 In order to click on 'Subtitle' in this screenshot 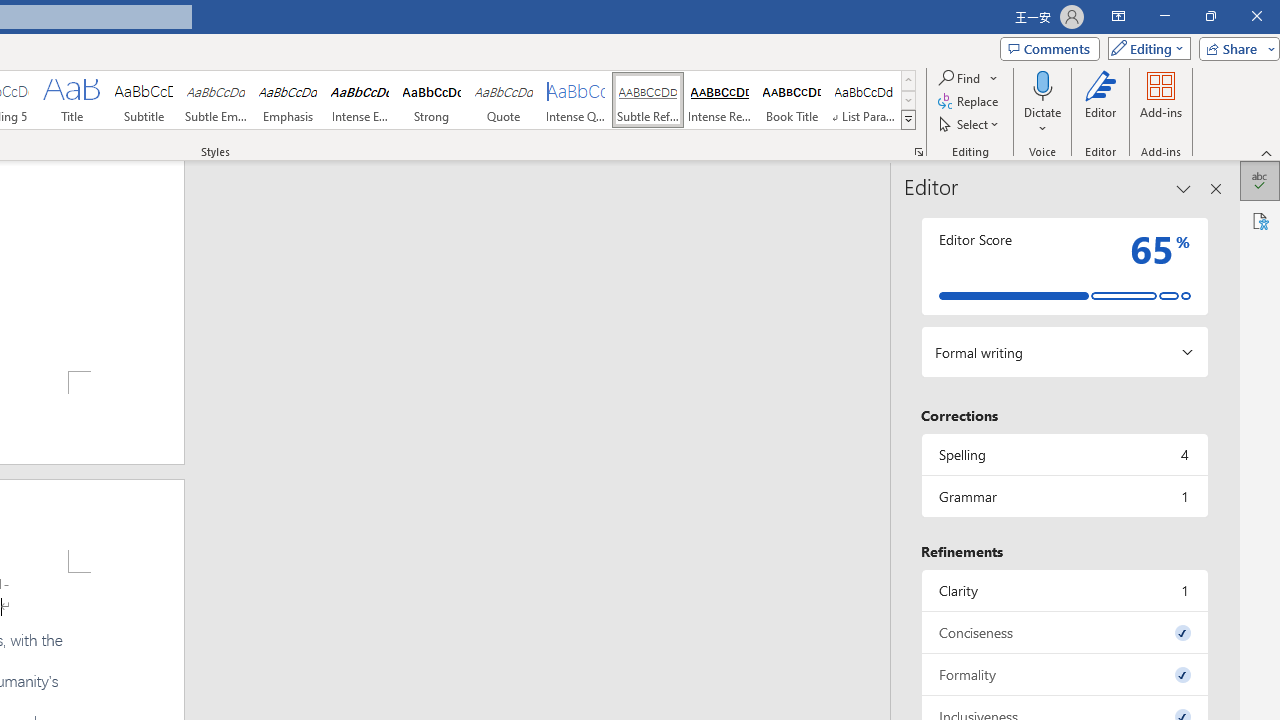, I will do `click(143, 100)`.